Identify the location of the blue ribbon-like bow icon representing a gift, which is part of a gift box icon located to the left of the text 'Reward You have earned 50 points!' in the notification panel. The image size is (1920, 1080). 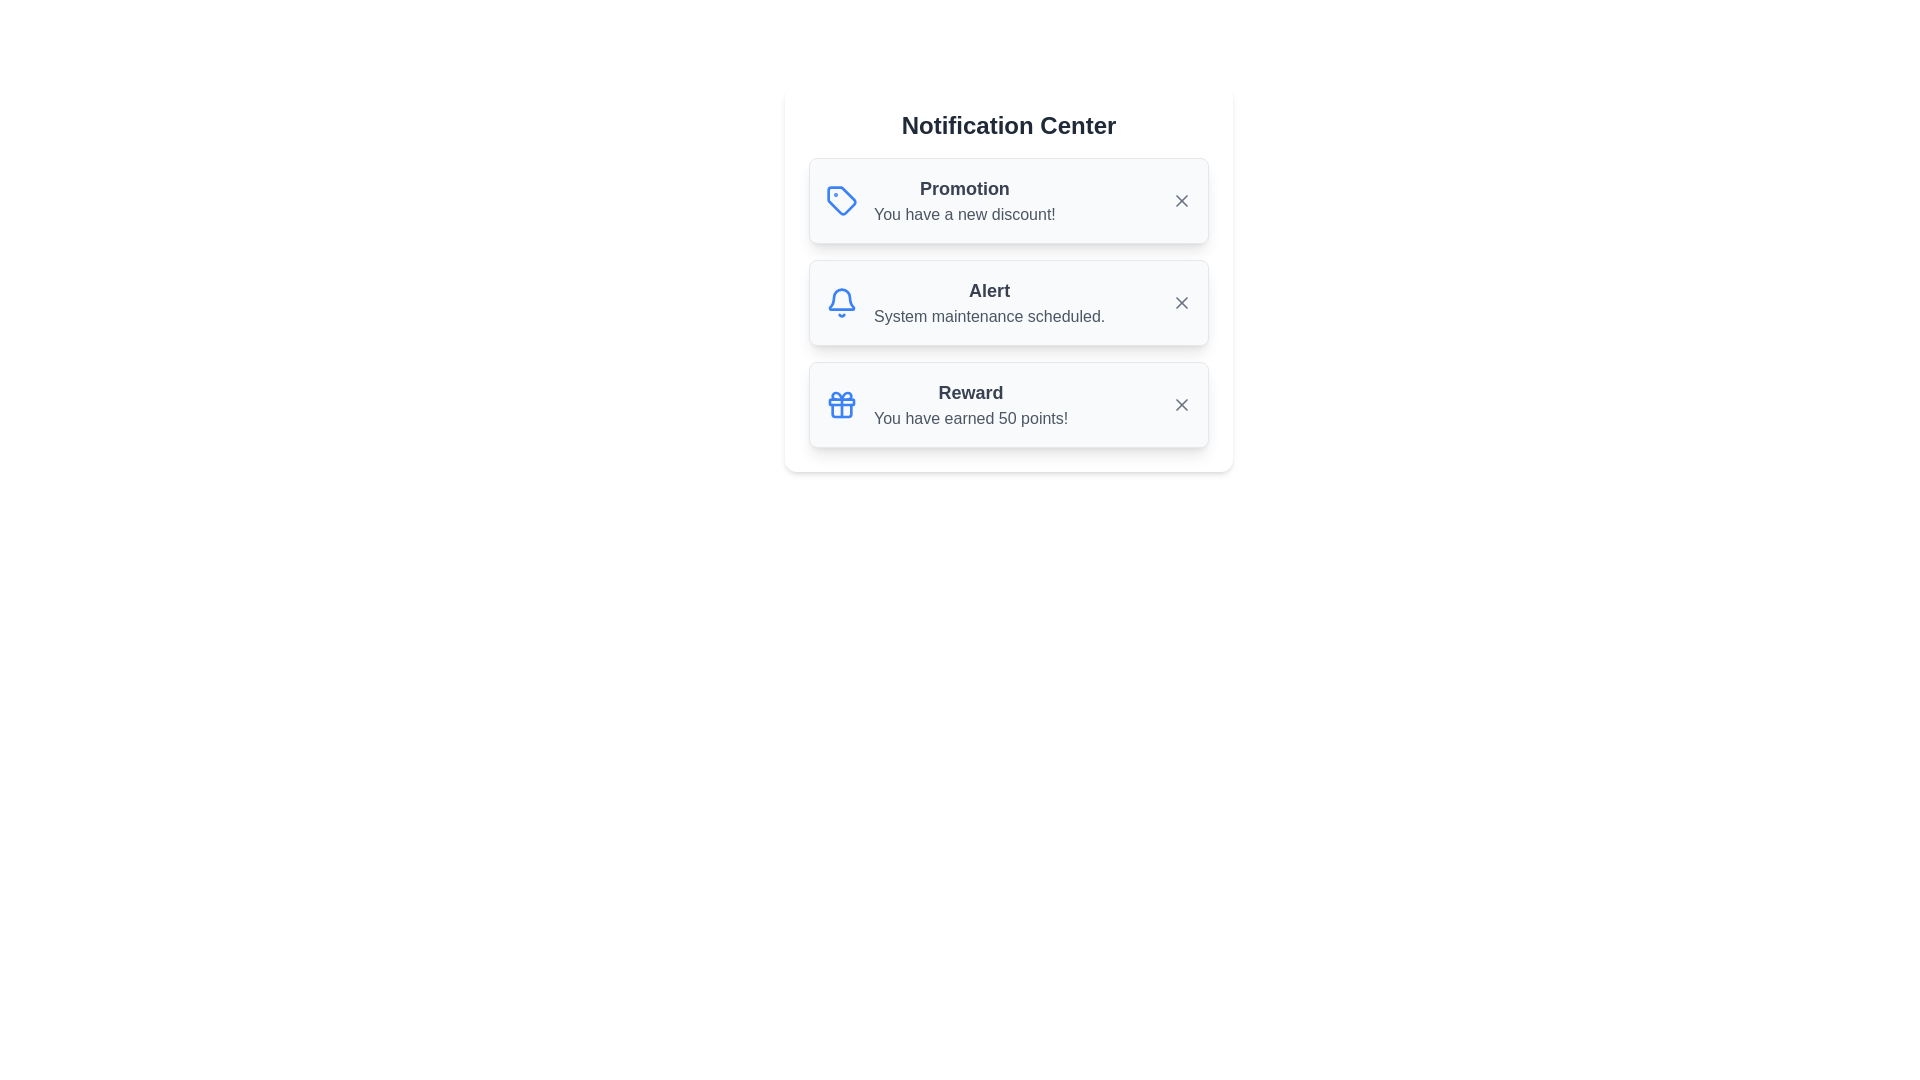
(841, 396).